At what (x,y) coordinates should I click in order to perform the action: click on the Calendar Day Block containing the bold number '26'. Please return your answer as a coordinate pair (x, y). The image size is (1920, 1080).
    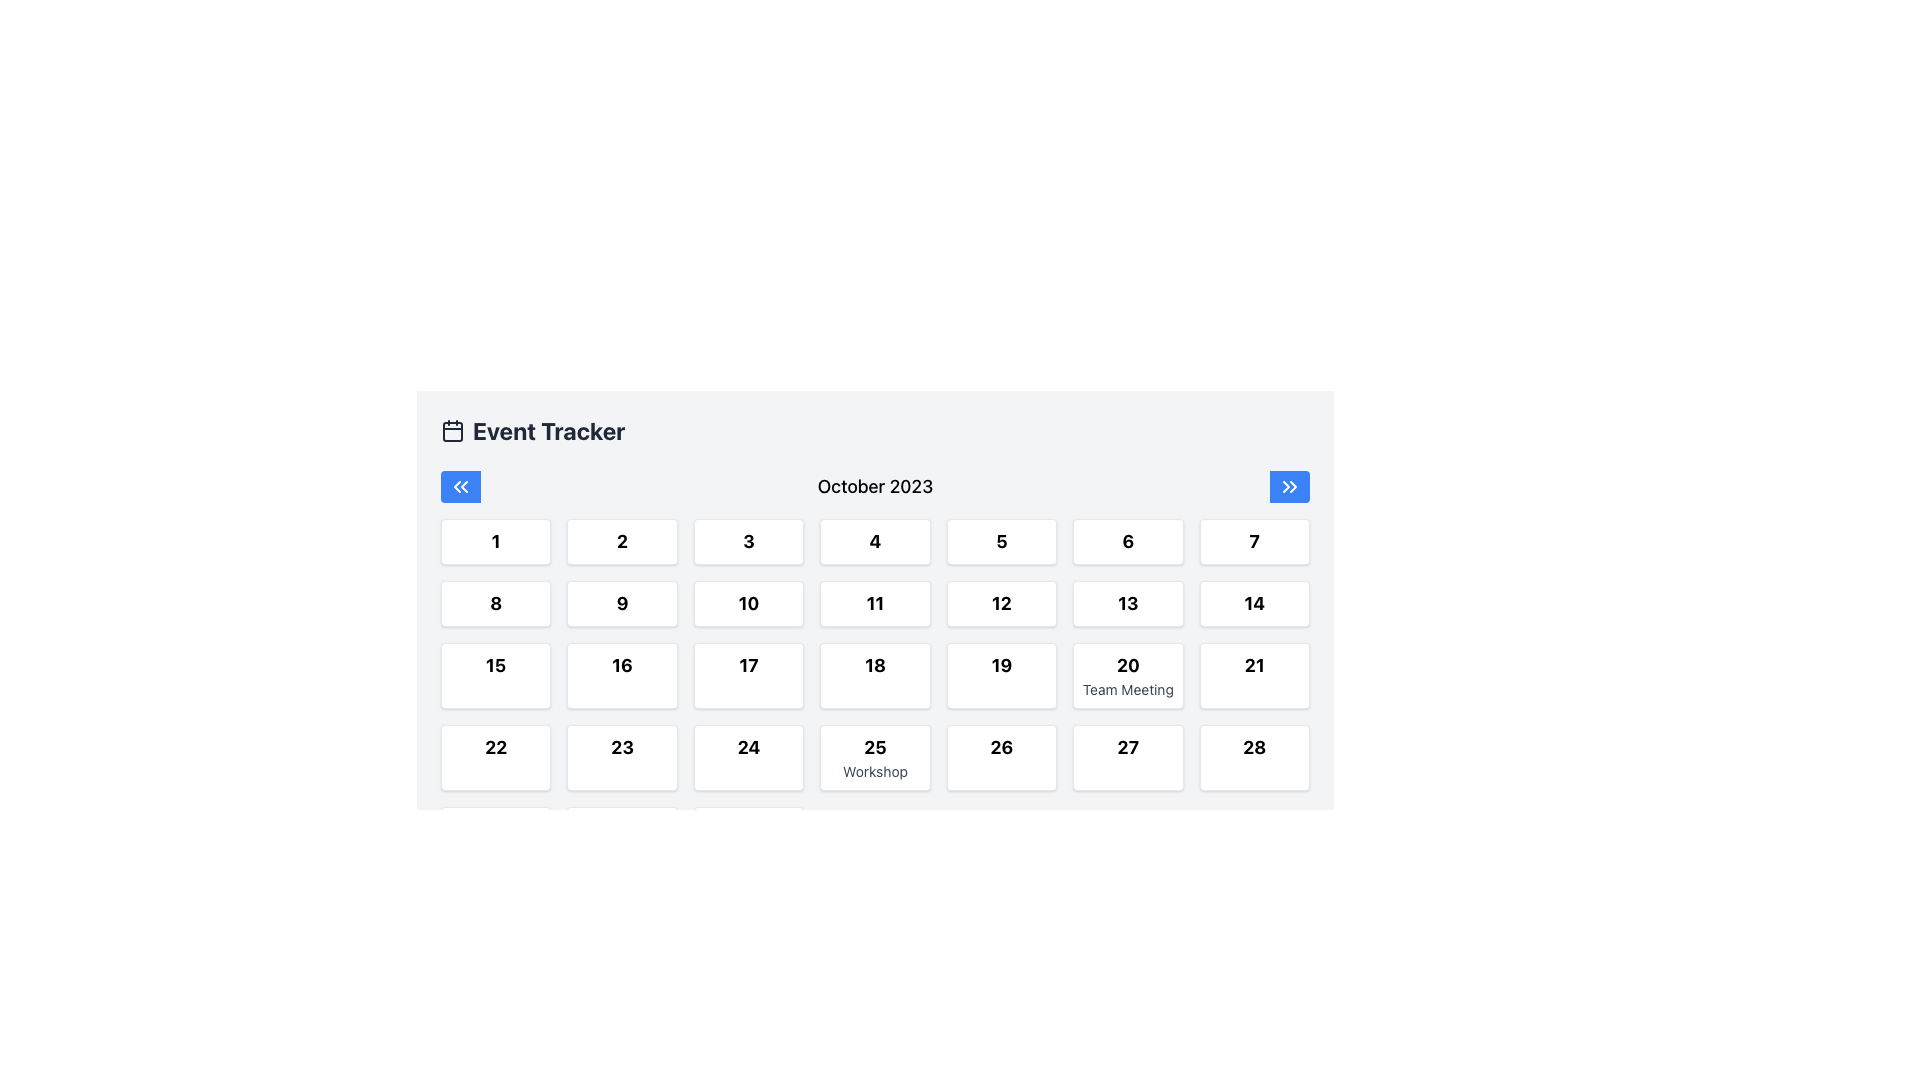
    Looking at the image, I should click on (1001, 758).